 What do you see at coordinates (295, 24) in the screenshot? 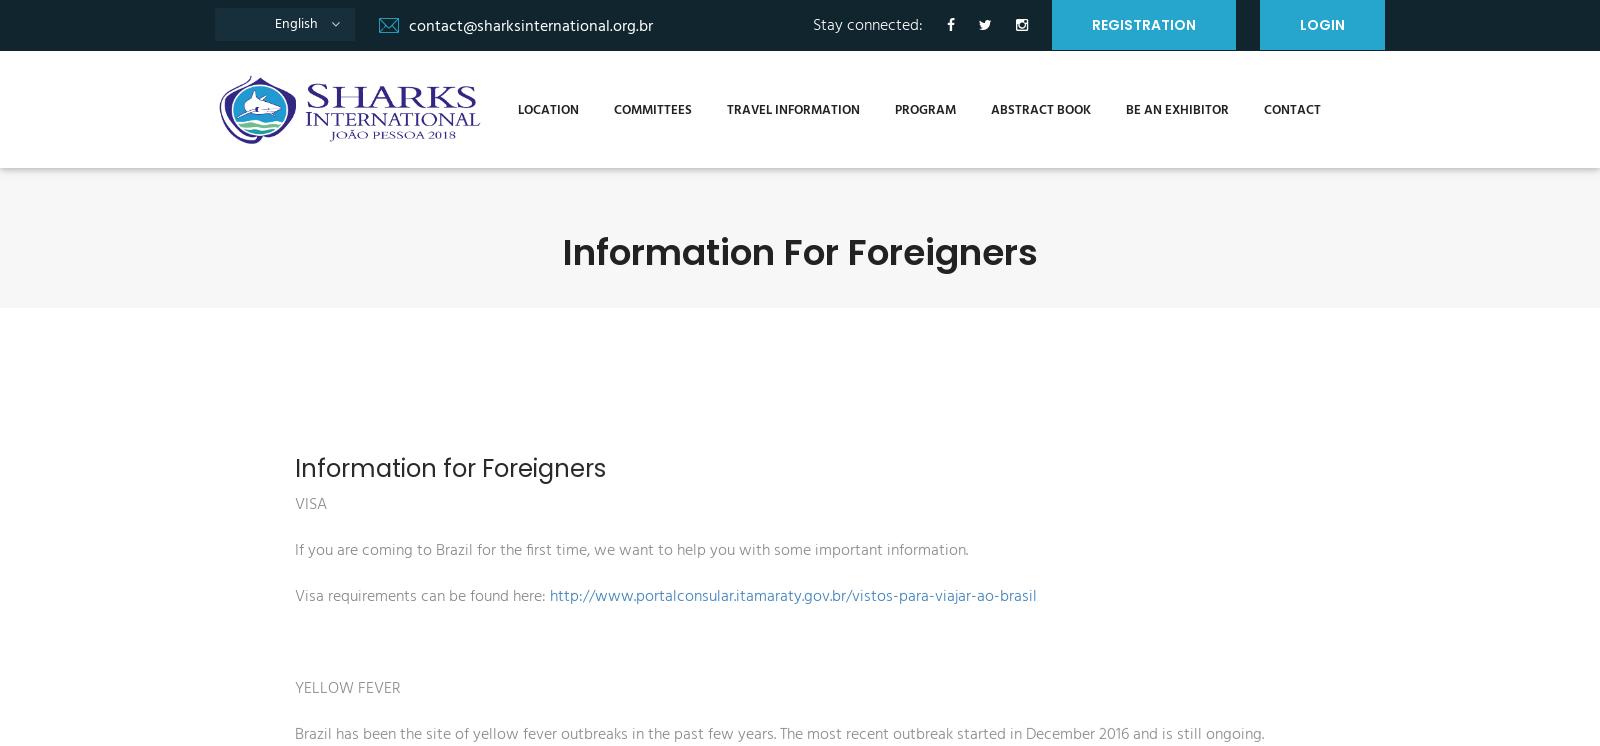
I see `'English'` at bounding box center [295, 24].